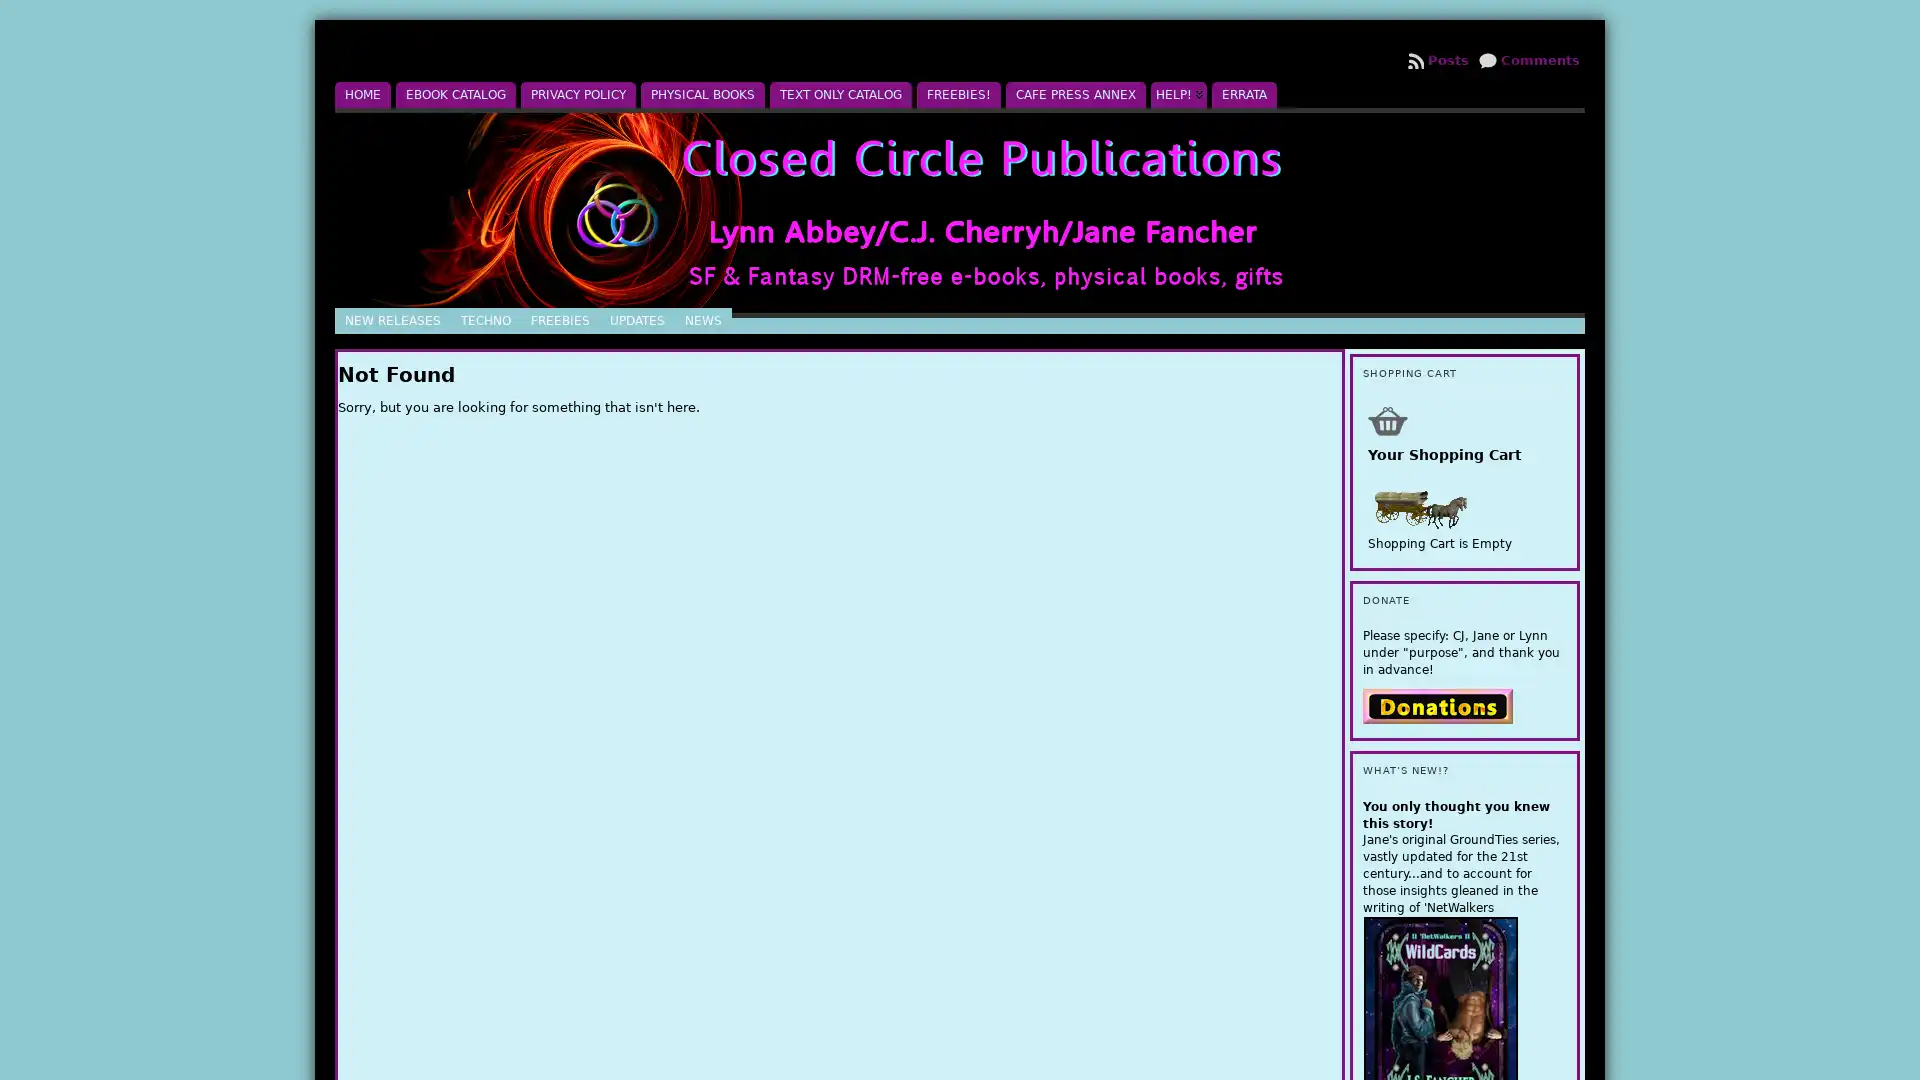  What do you see at coordinates (1386, 419) in the screenshot?
I see `Shopping Cart` at bounding box center [1386, 419].